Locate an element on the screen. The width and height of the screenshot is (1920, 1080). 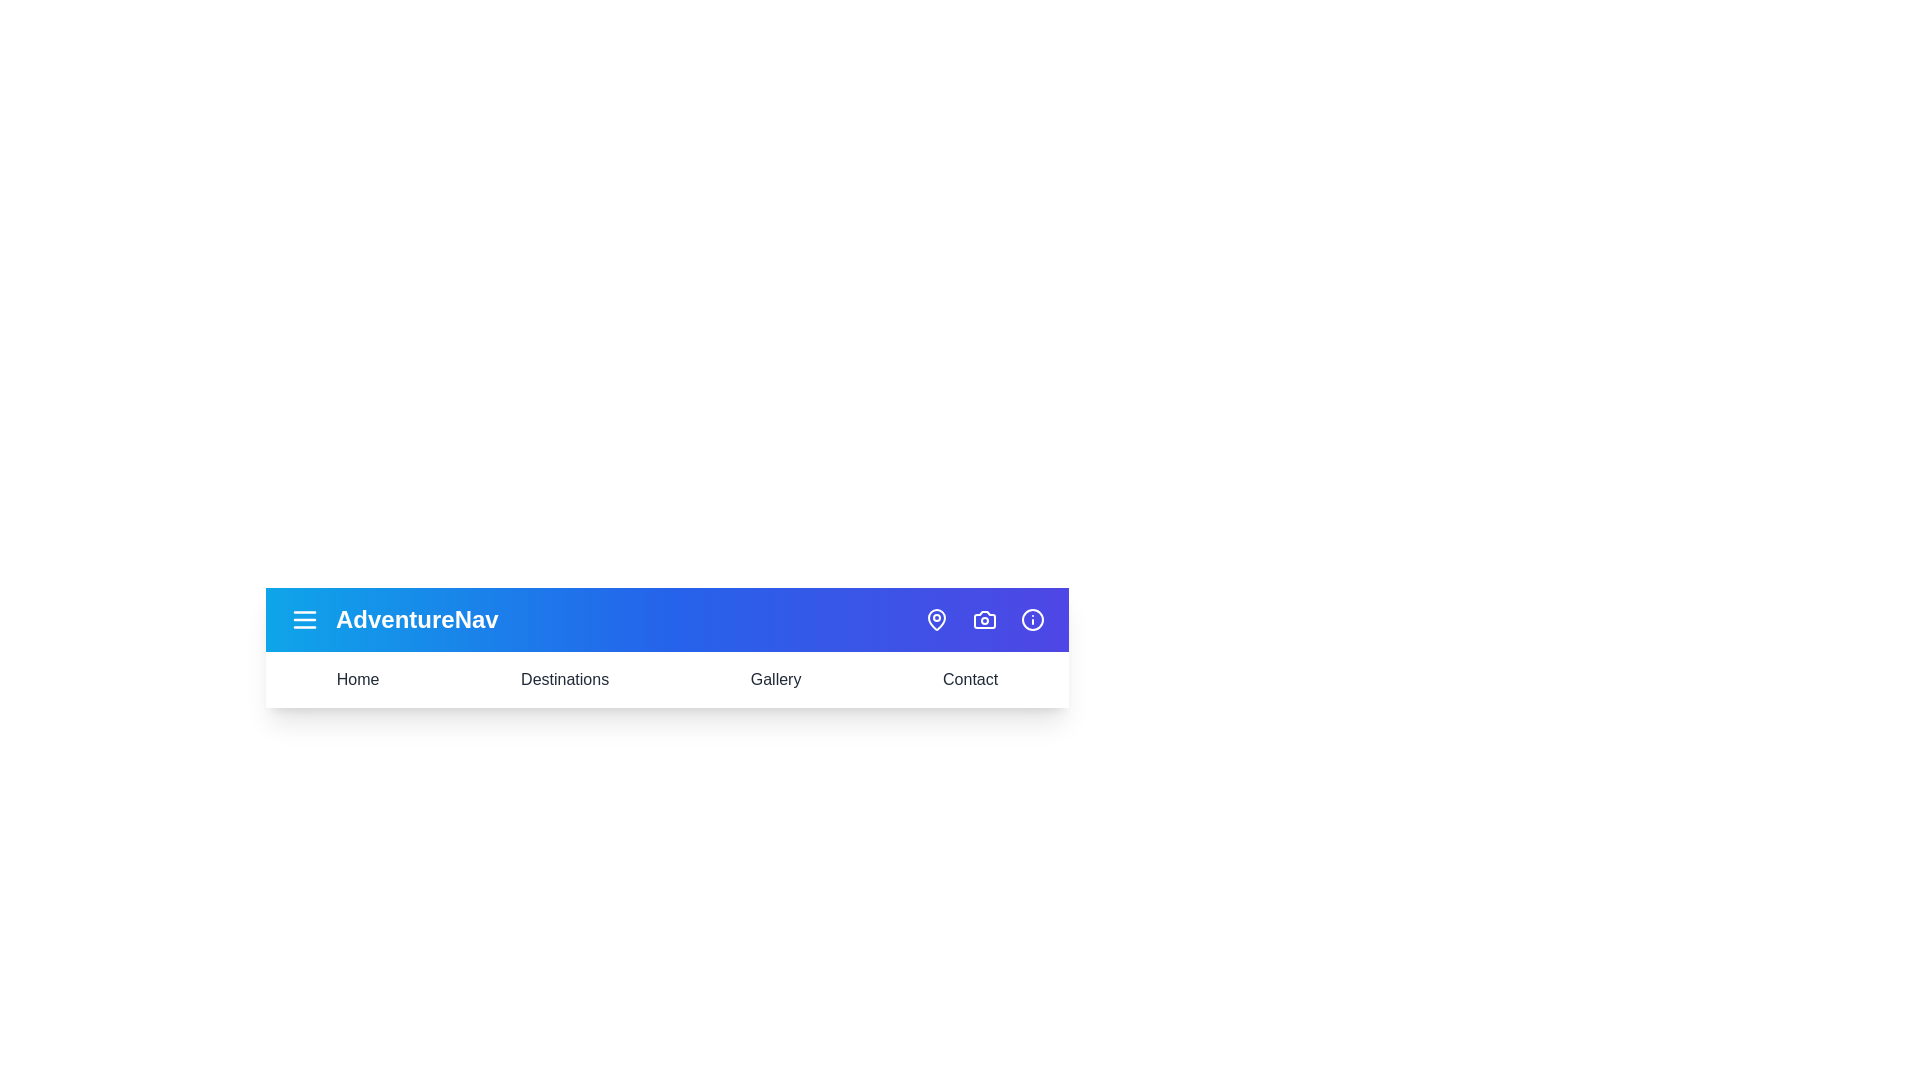
the text of the element Destinations for copying or inspection is located at coordinates (564, 678).